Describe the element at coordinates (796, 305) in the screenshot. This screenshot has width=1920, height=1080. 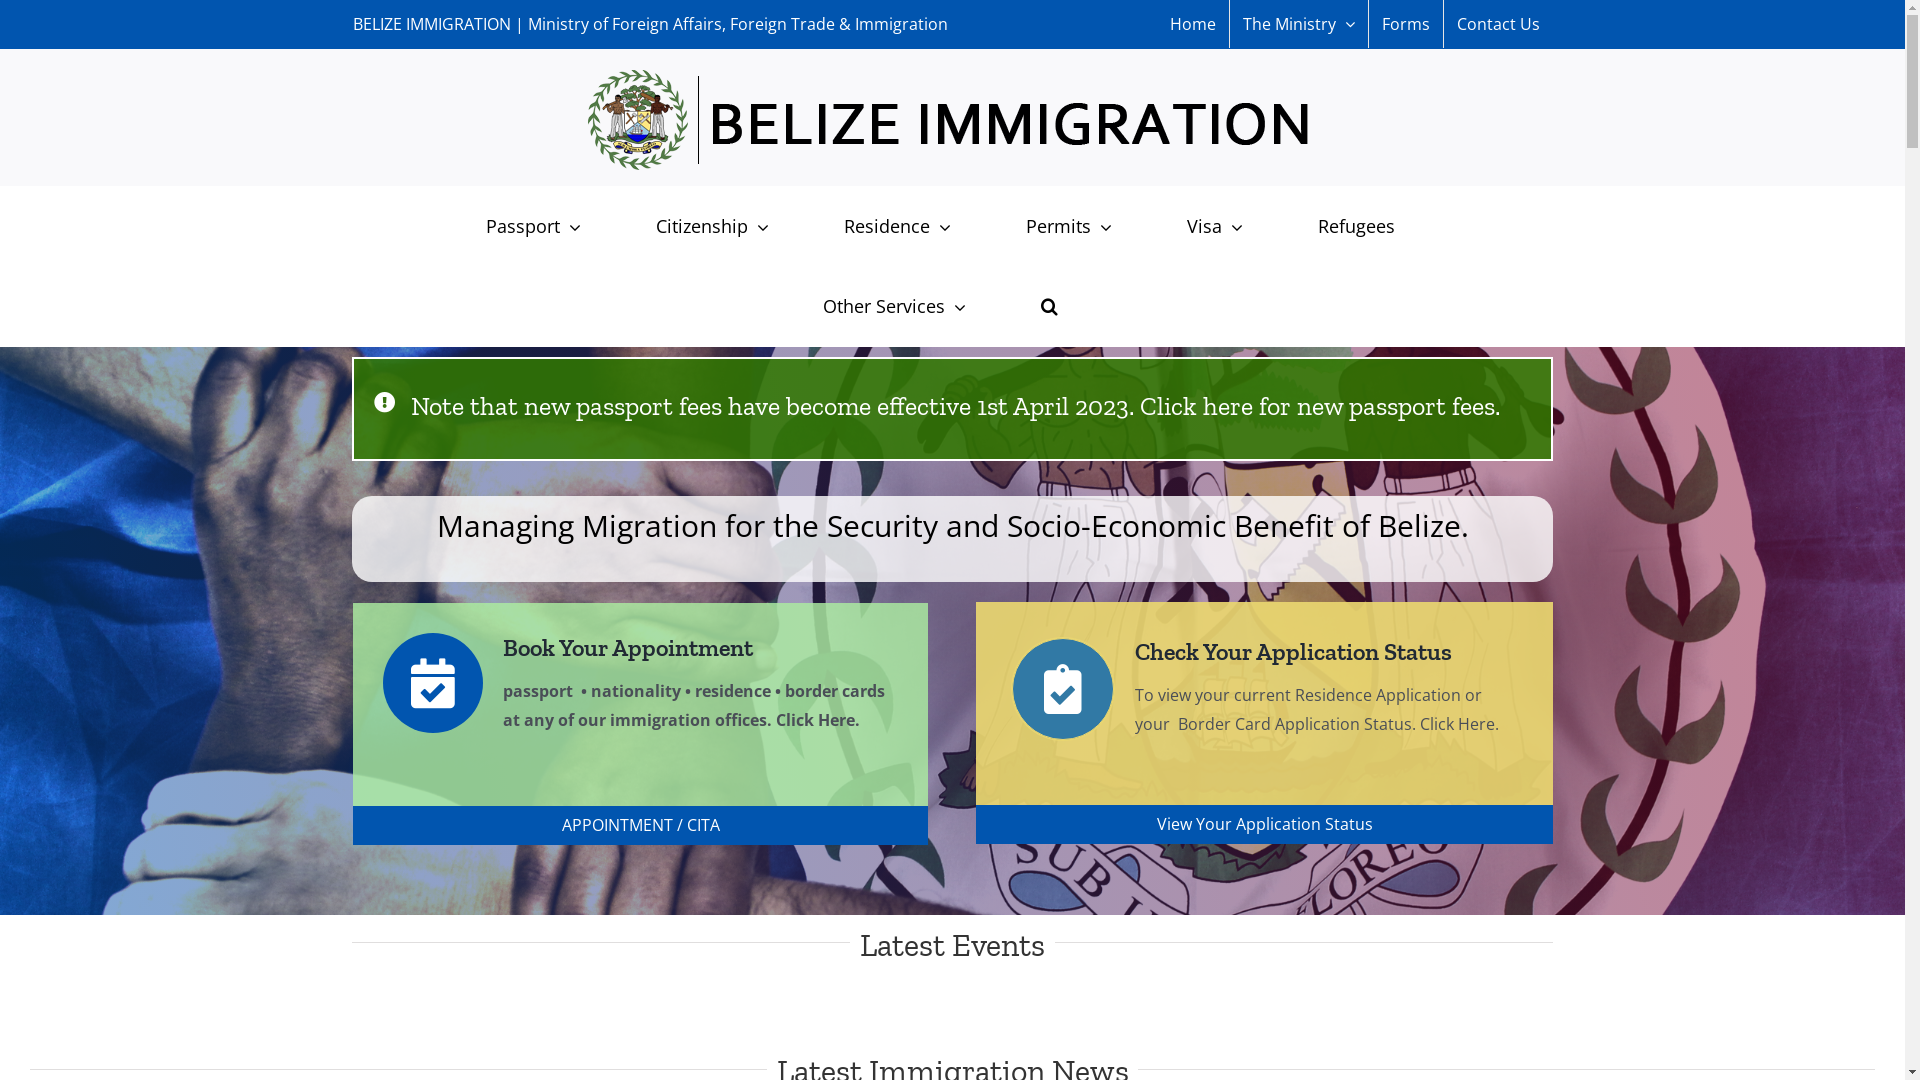
I see `'Other Services'` at that location.